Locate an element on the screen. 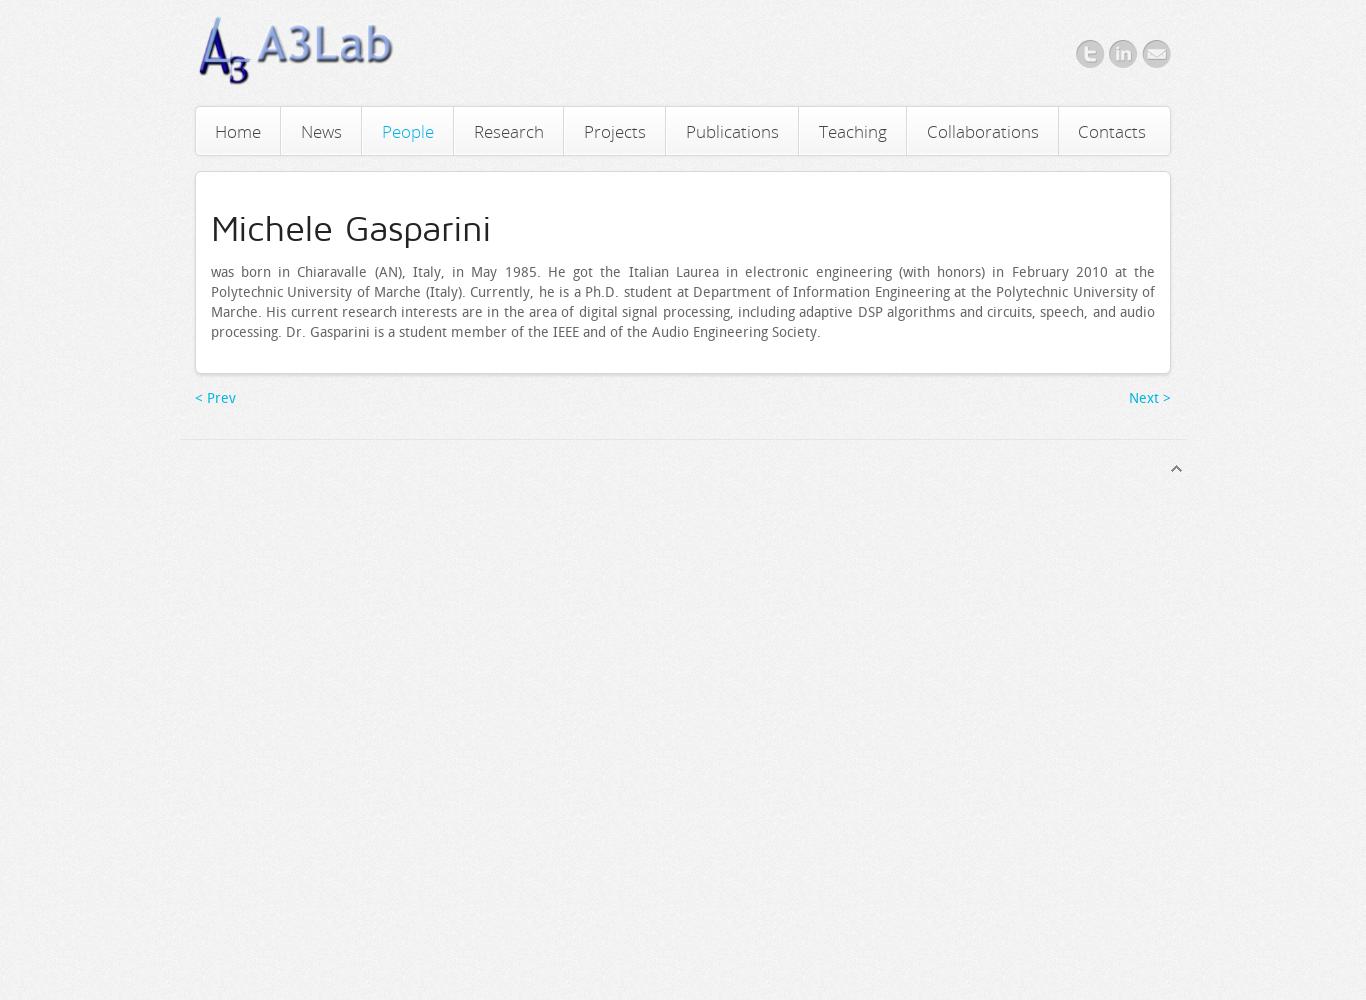 This screenshot has width=1366, height=1000. 'Teaching' is located at coordinates (816, 131).